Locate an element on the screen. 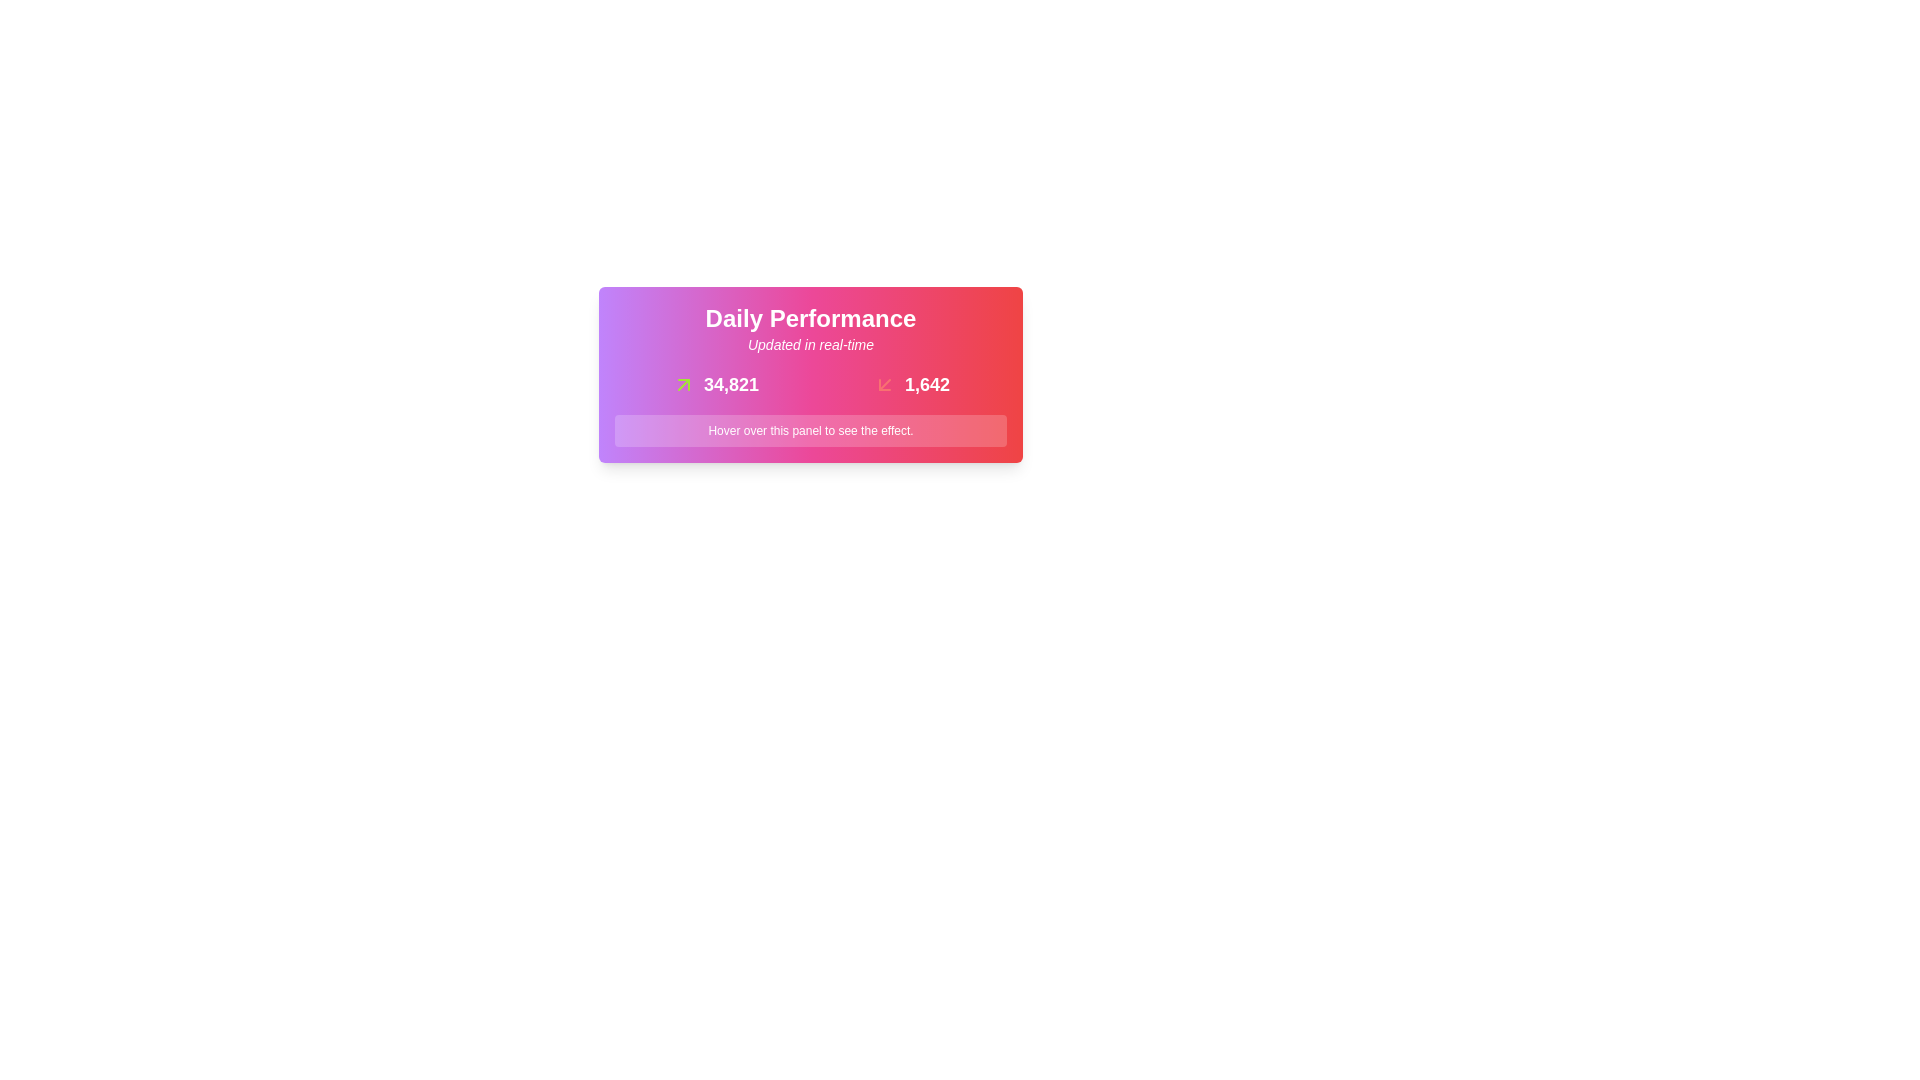 The width and height of the screenshot is (1920, 1080). information displayed in the textual header 'Daily Performance' with the subtitle 'Updated in real-time', which is centrally aligned and styled in white against a gradient background is located at coordinates (811, 331).